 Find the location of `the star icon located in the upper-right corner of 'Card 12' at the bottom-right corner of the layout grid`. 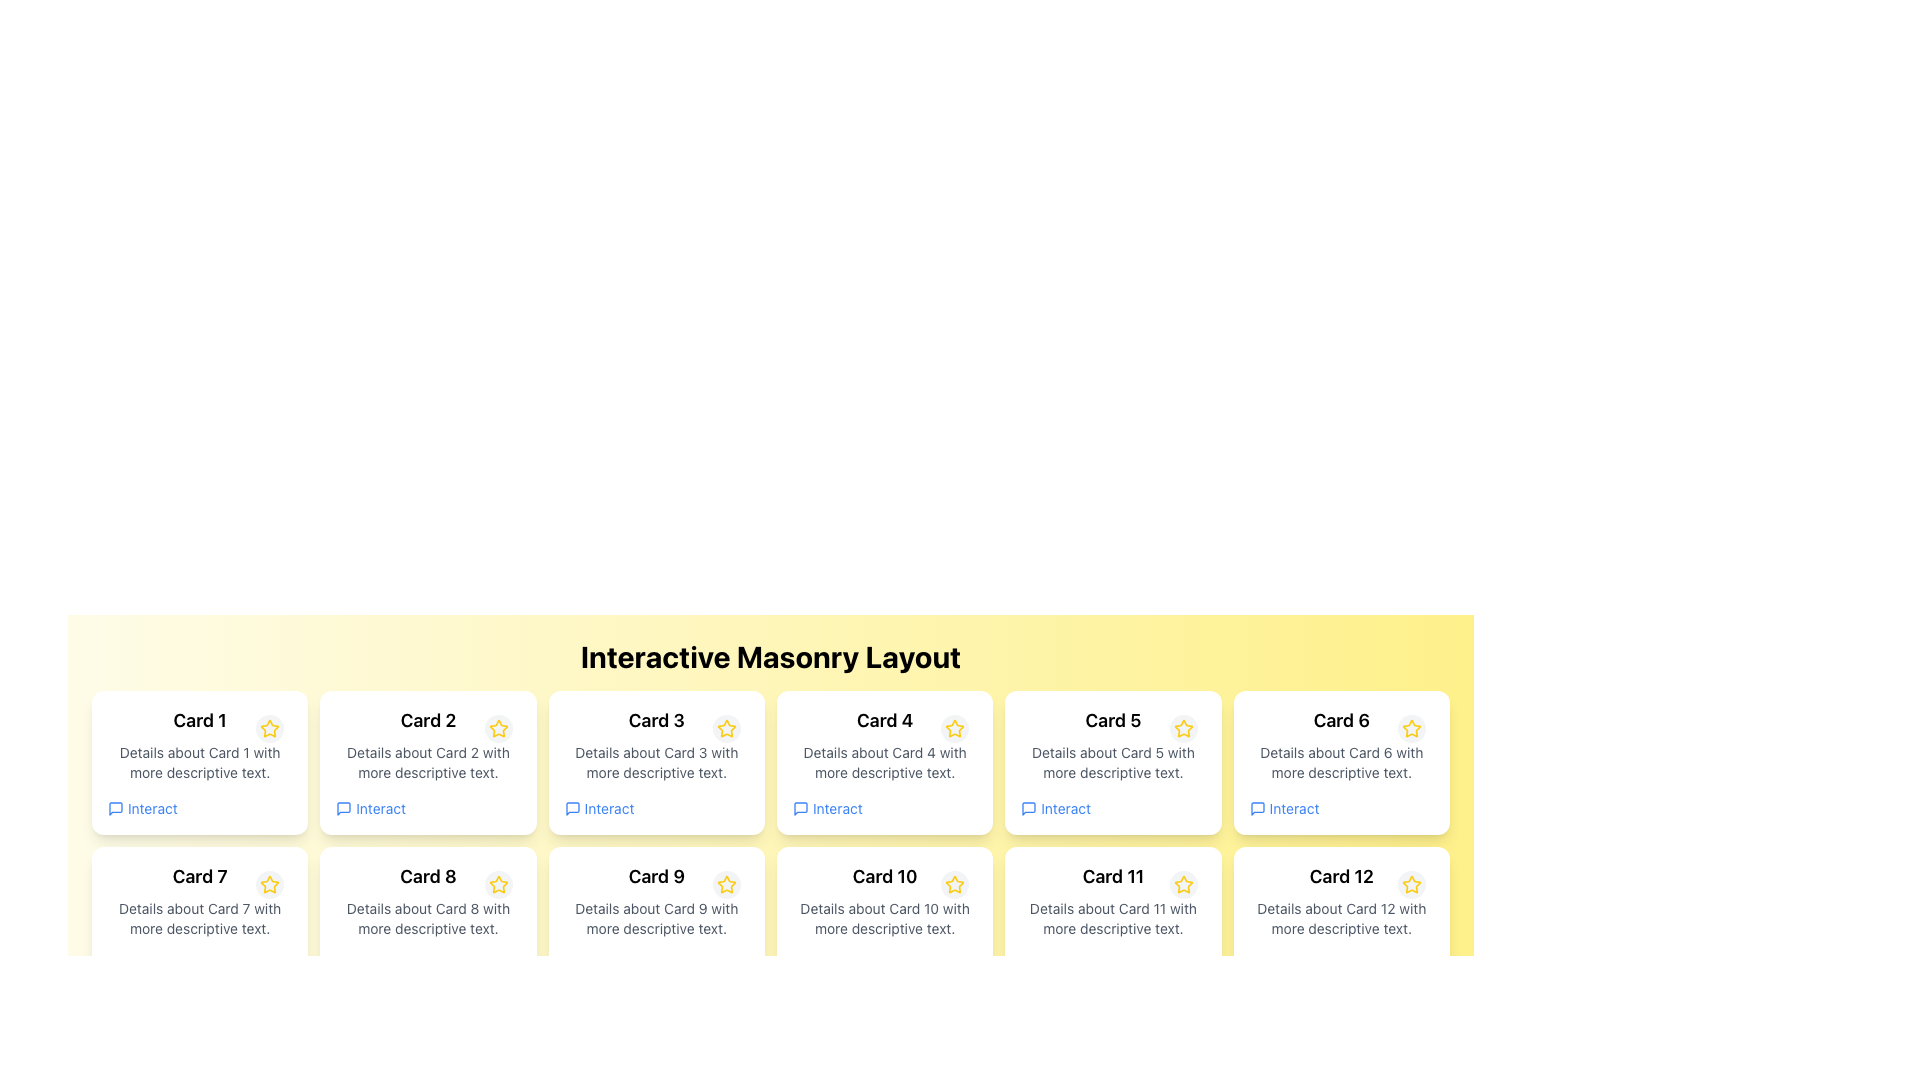

the star icon located in the upper-right corner of 'Card 12' at the bottom-right corner of the layout grid is located at coordinates (1410, 883).